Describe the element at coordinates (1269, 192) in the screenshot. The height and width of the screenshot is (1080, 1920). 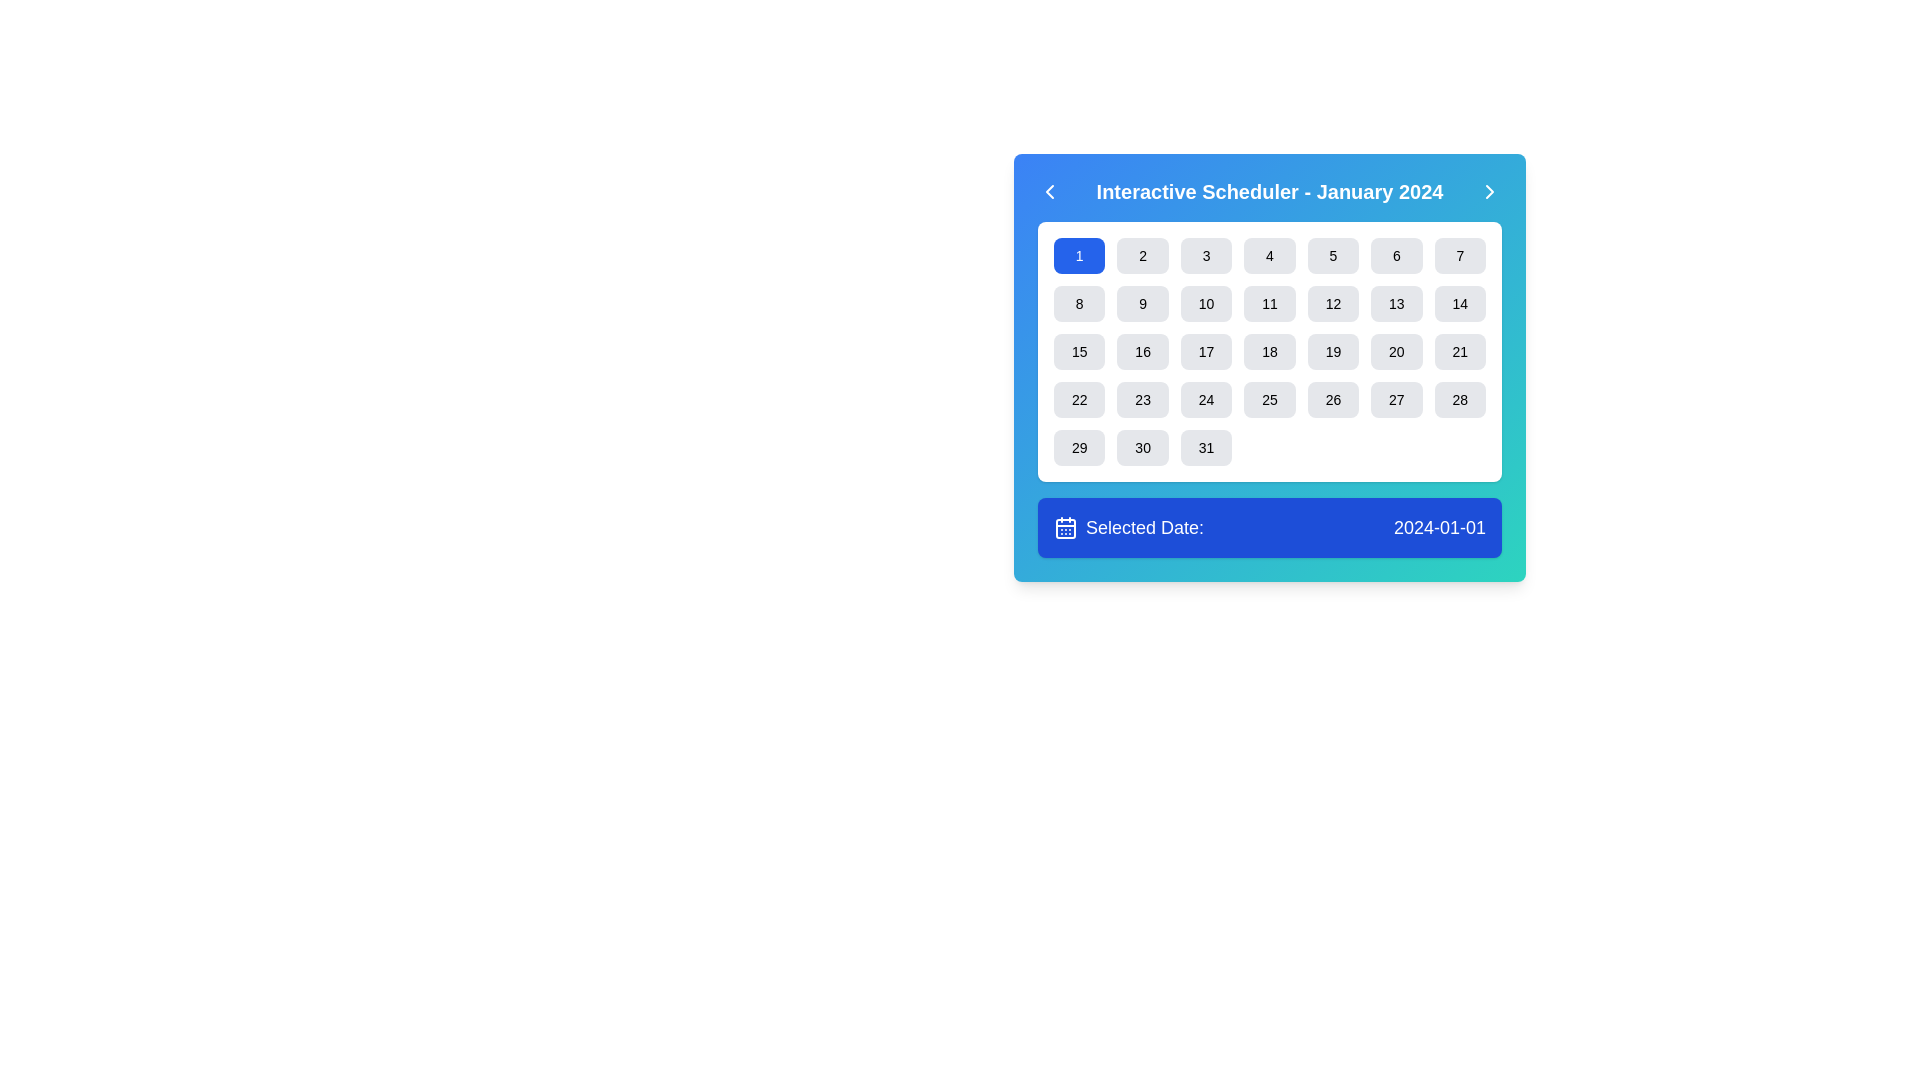
I see `the static text header that displays the current month and year in the scheduler, located at the top of the interface` at that location.